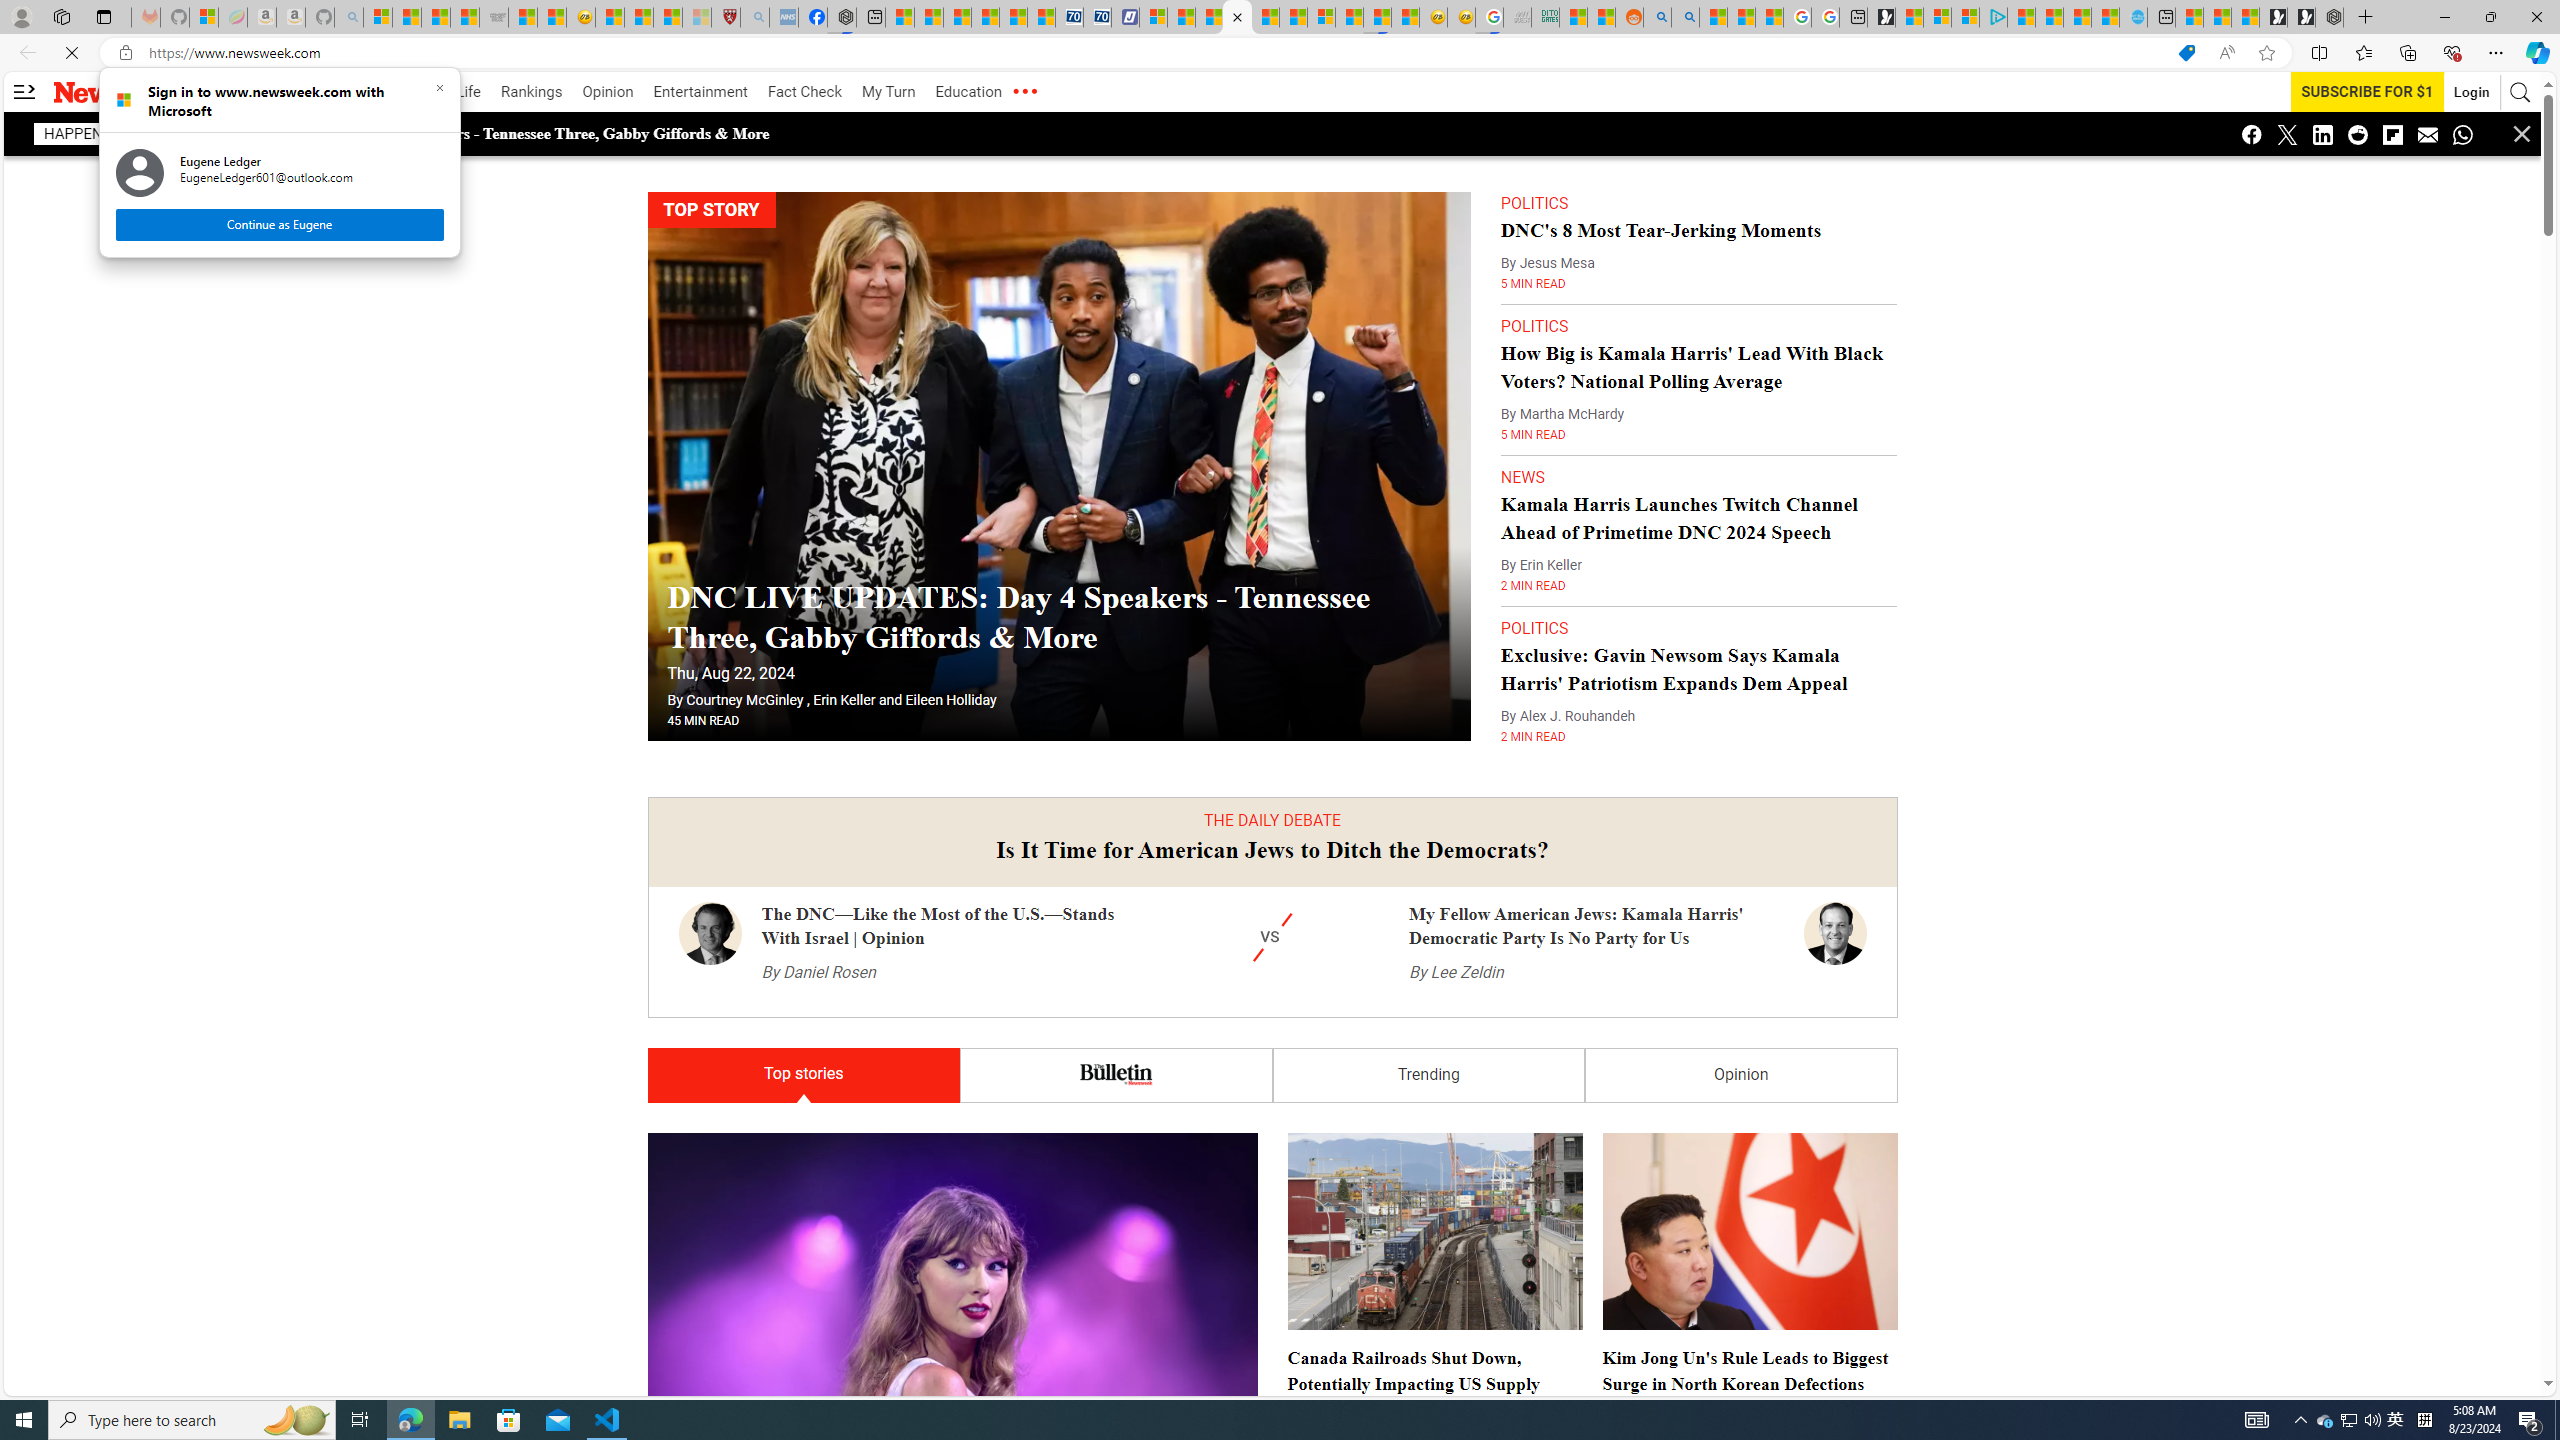 This screenshot has width=2560, height=1440. Describe the element at coordinates (966, 91) in the screenshot. I see `'Education'` at that location.